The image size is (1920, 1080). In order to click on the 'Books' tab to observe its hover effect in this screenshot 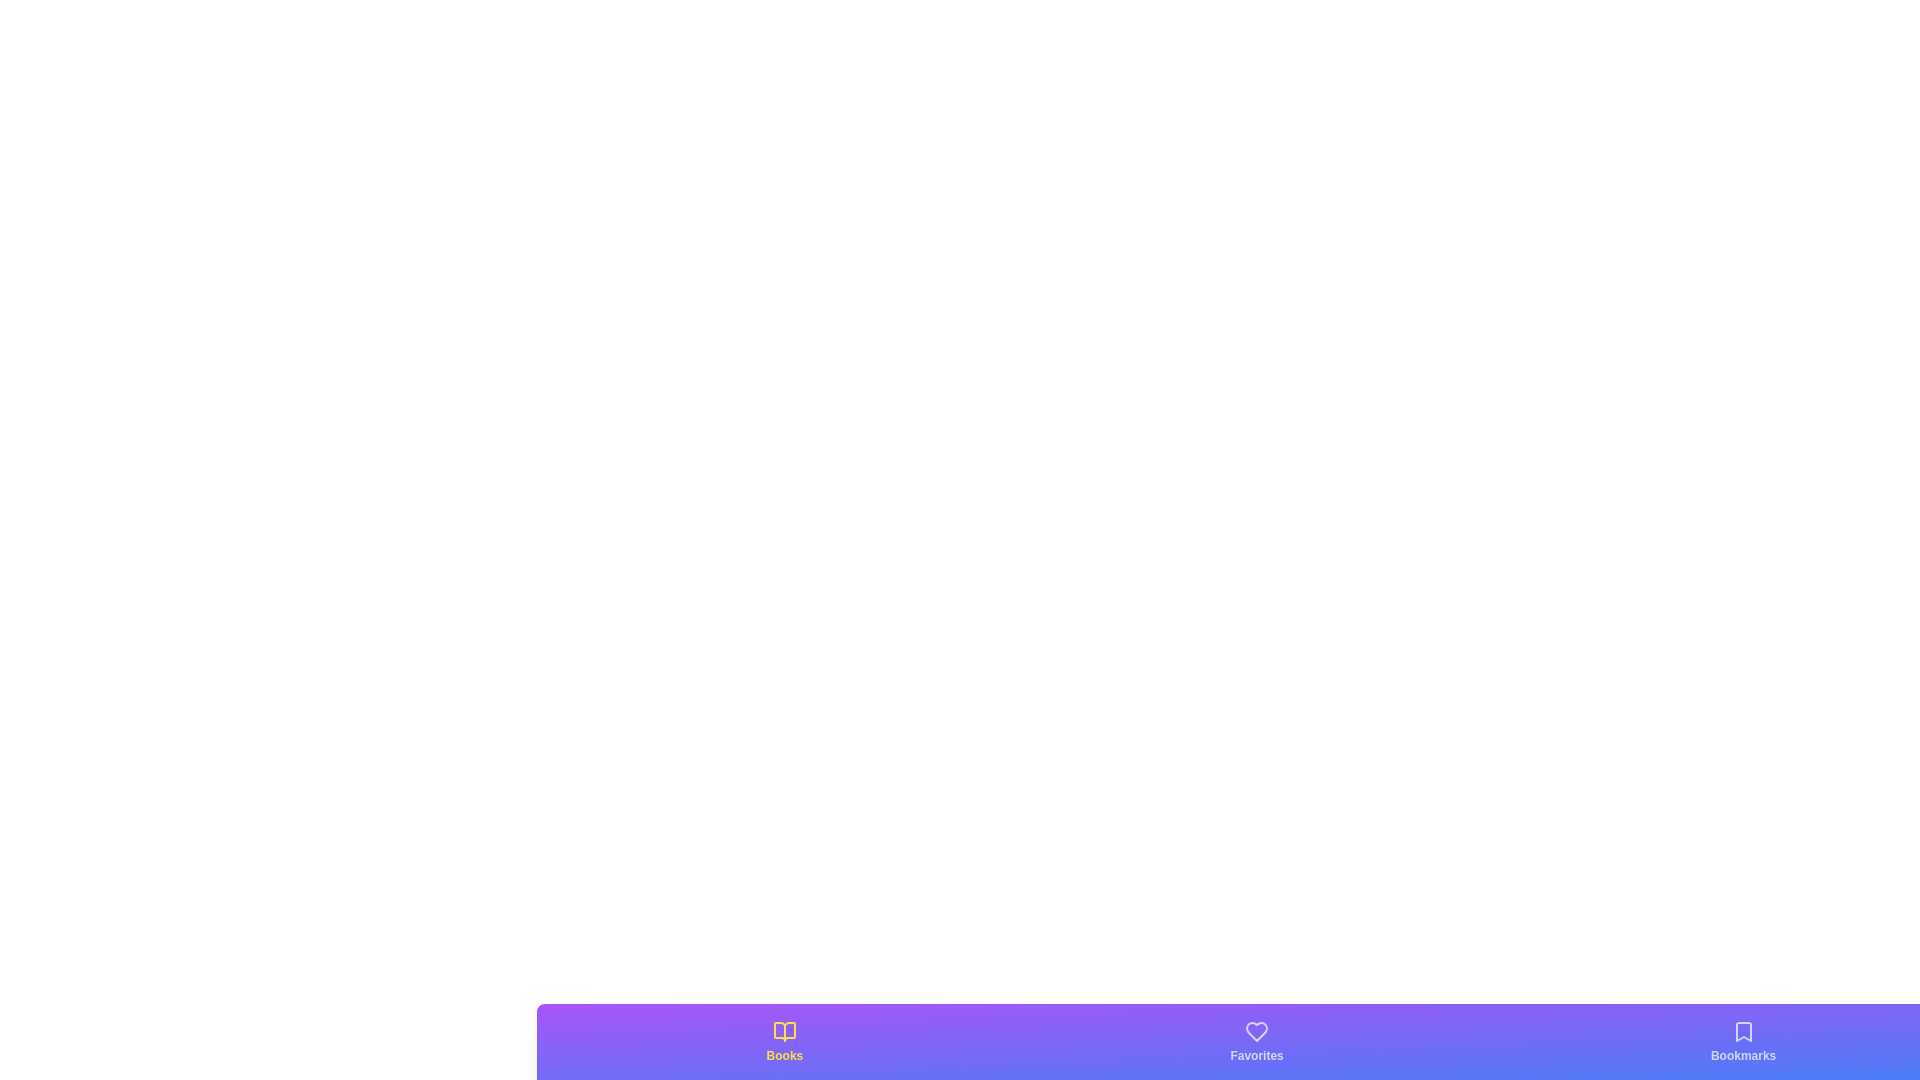, I will do `click(783, 1040)`.